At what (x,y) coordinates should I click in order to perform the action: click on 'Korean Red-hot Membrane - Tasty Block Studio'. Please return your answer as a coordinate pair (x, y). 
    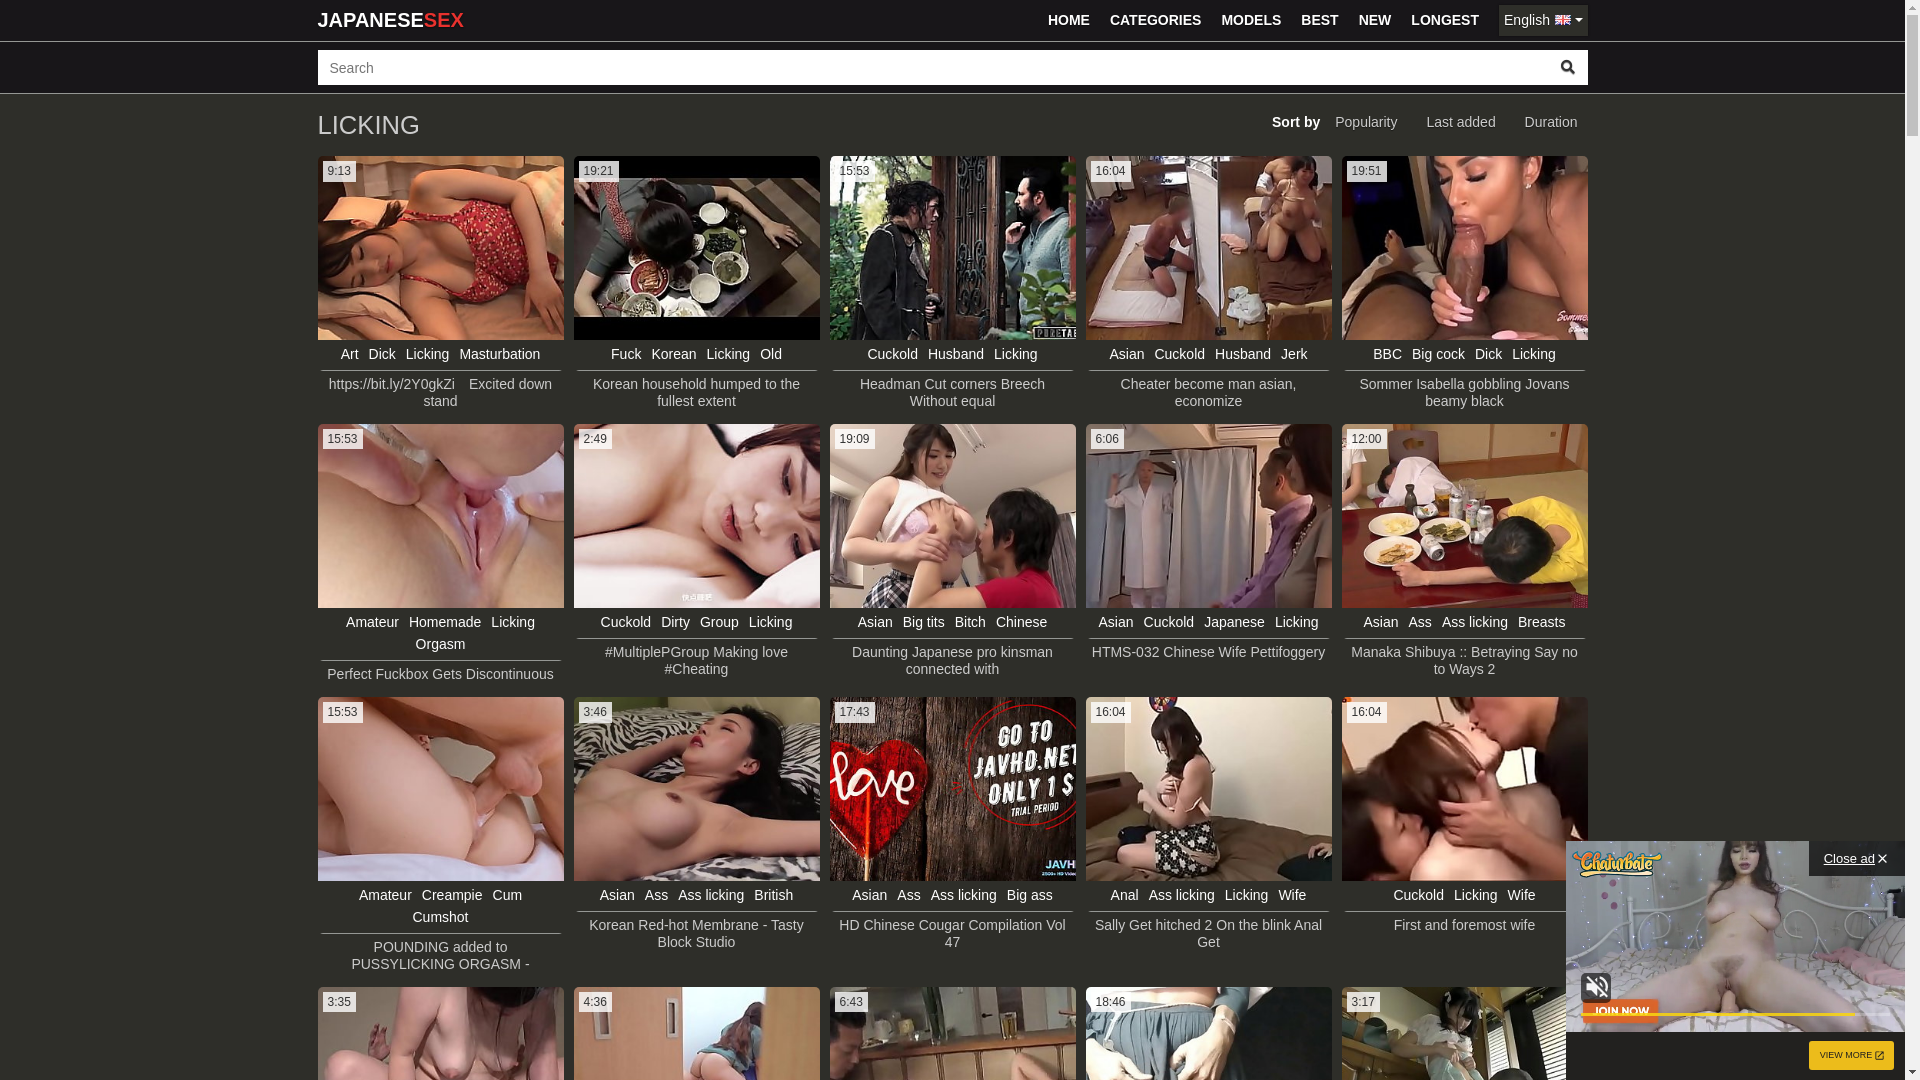
    Looking at the image, I should click on (696, 933).